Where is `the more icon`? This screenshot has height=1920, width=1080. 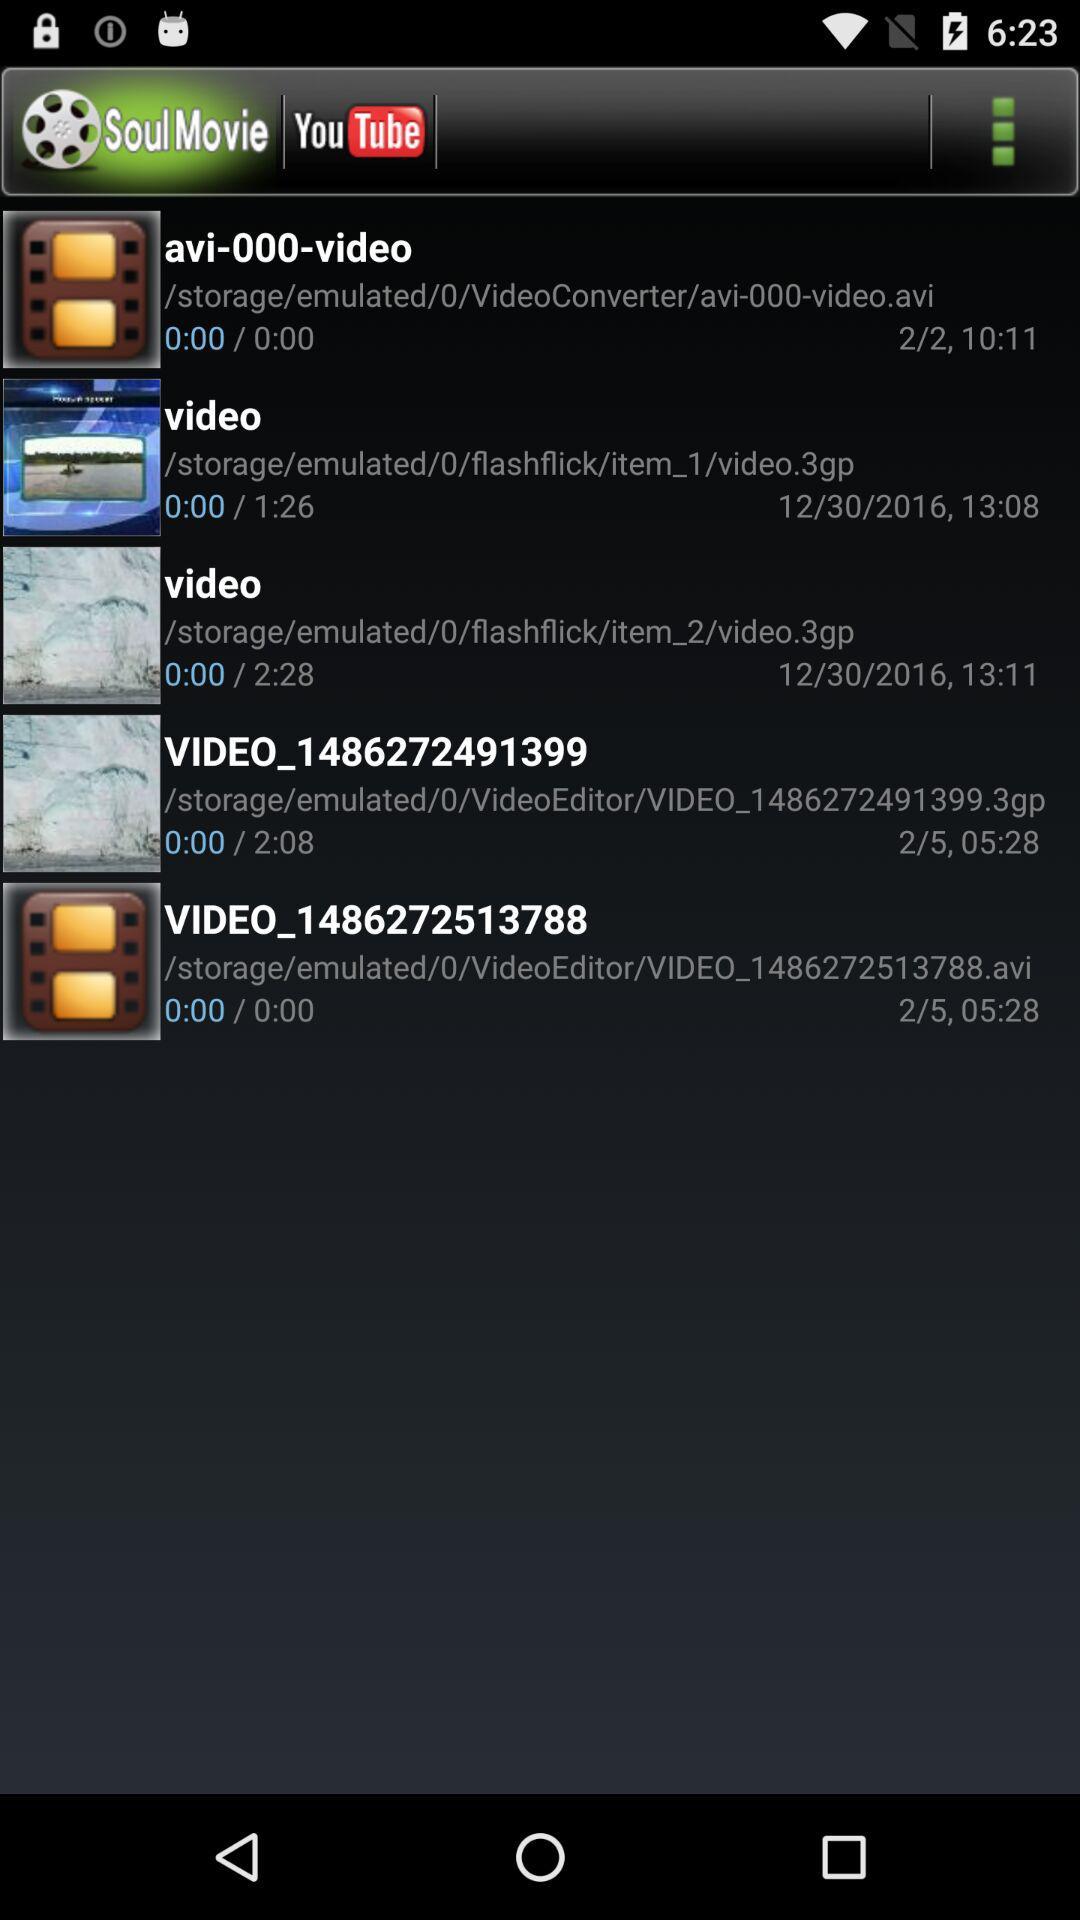 the more icon is located at coordinates (1003, 139).